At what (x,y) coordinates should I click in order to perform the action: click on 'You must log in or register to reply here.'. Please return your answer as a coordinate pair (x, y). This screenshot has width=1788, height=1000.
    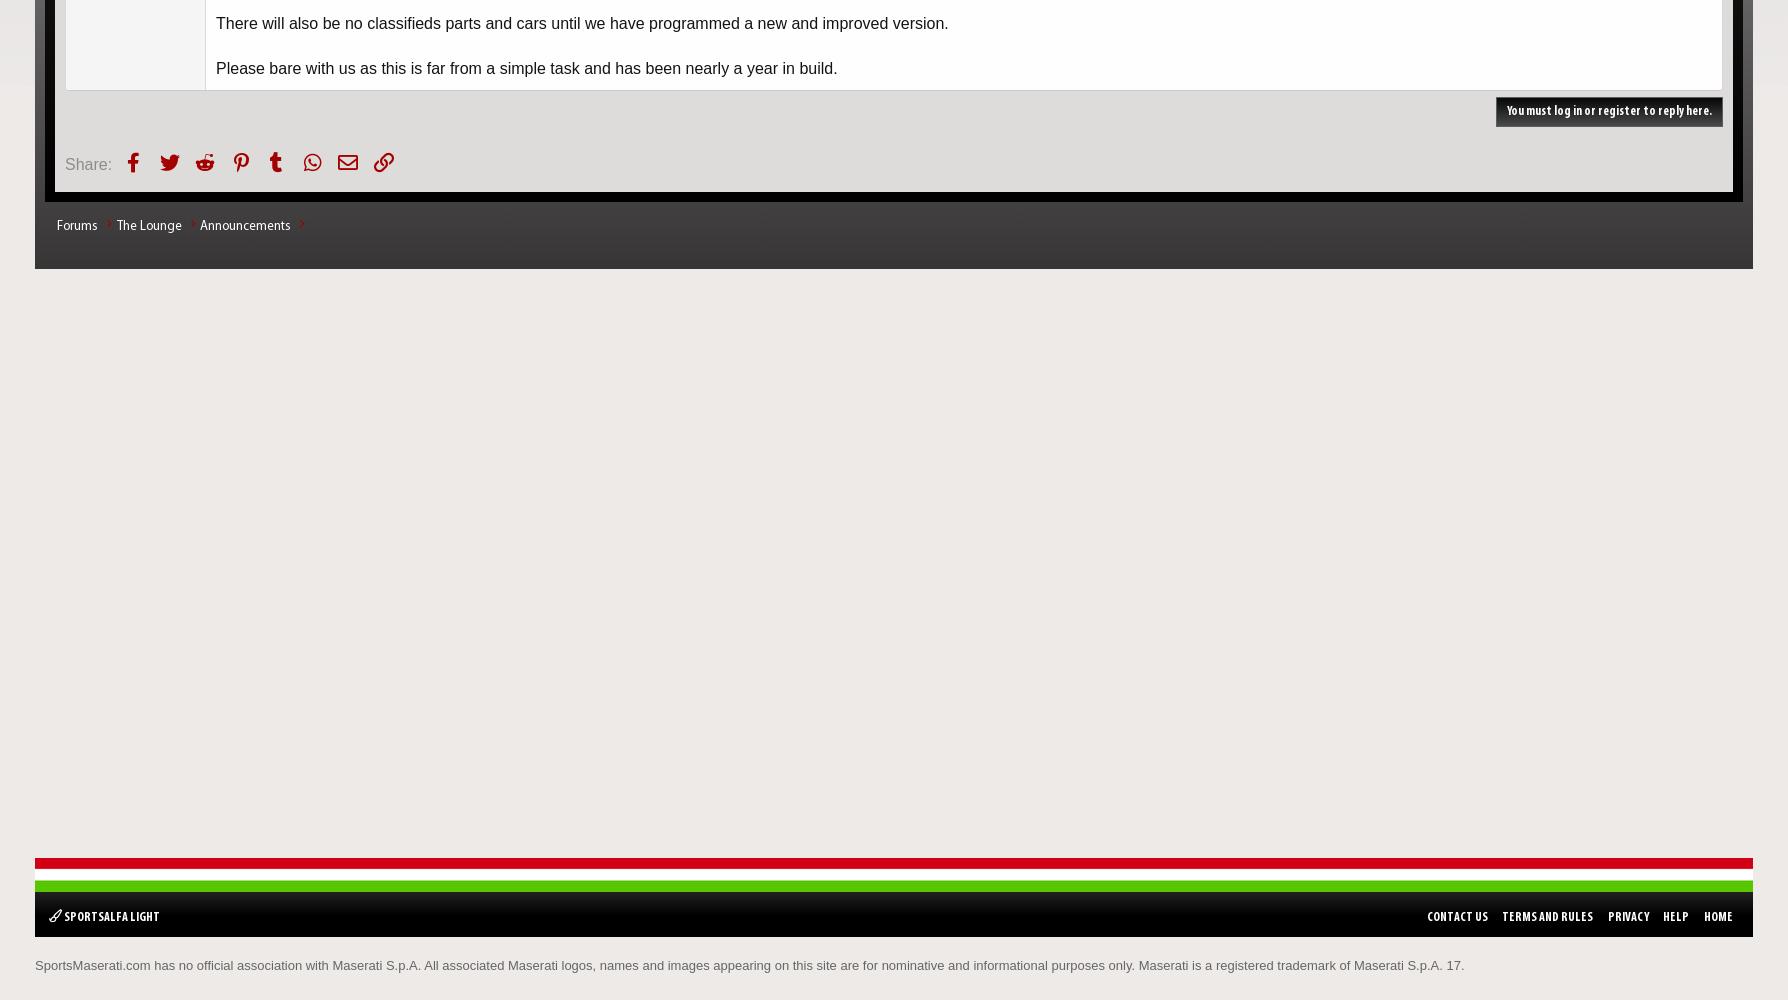
    Looking at the image, I should click on (1608, 109).